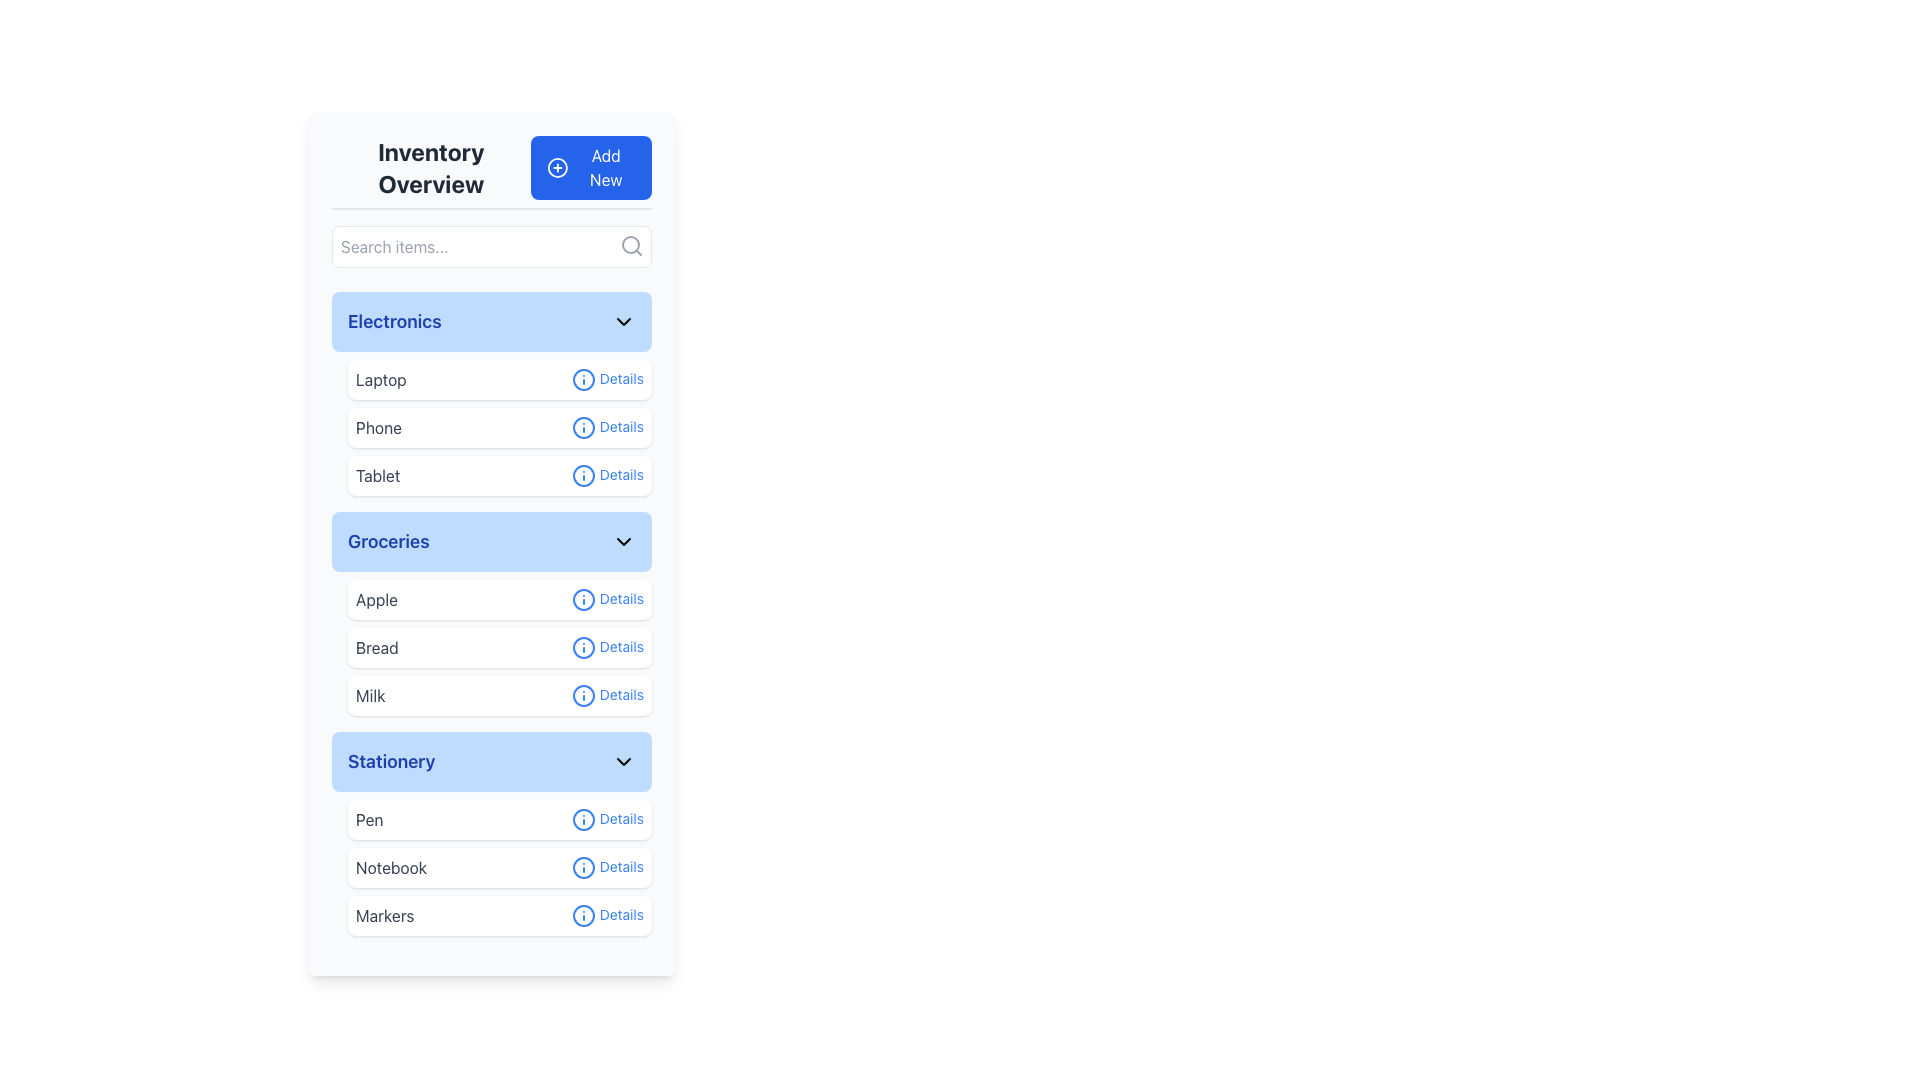 The image size is (1920, 1080). What do you see at coordinates (605, 167) in the screenshot?
I see `text displayed on the 'Add New' button, which is a bold white text centrally aligned within a blue rounded background` at bounding box center [605, 167].